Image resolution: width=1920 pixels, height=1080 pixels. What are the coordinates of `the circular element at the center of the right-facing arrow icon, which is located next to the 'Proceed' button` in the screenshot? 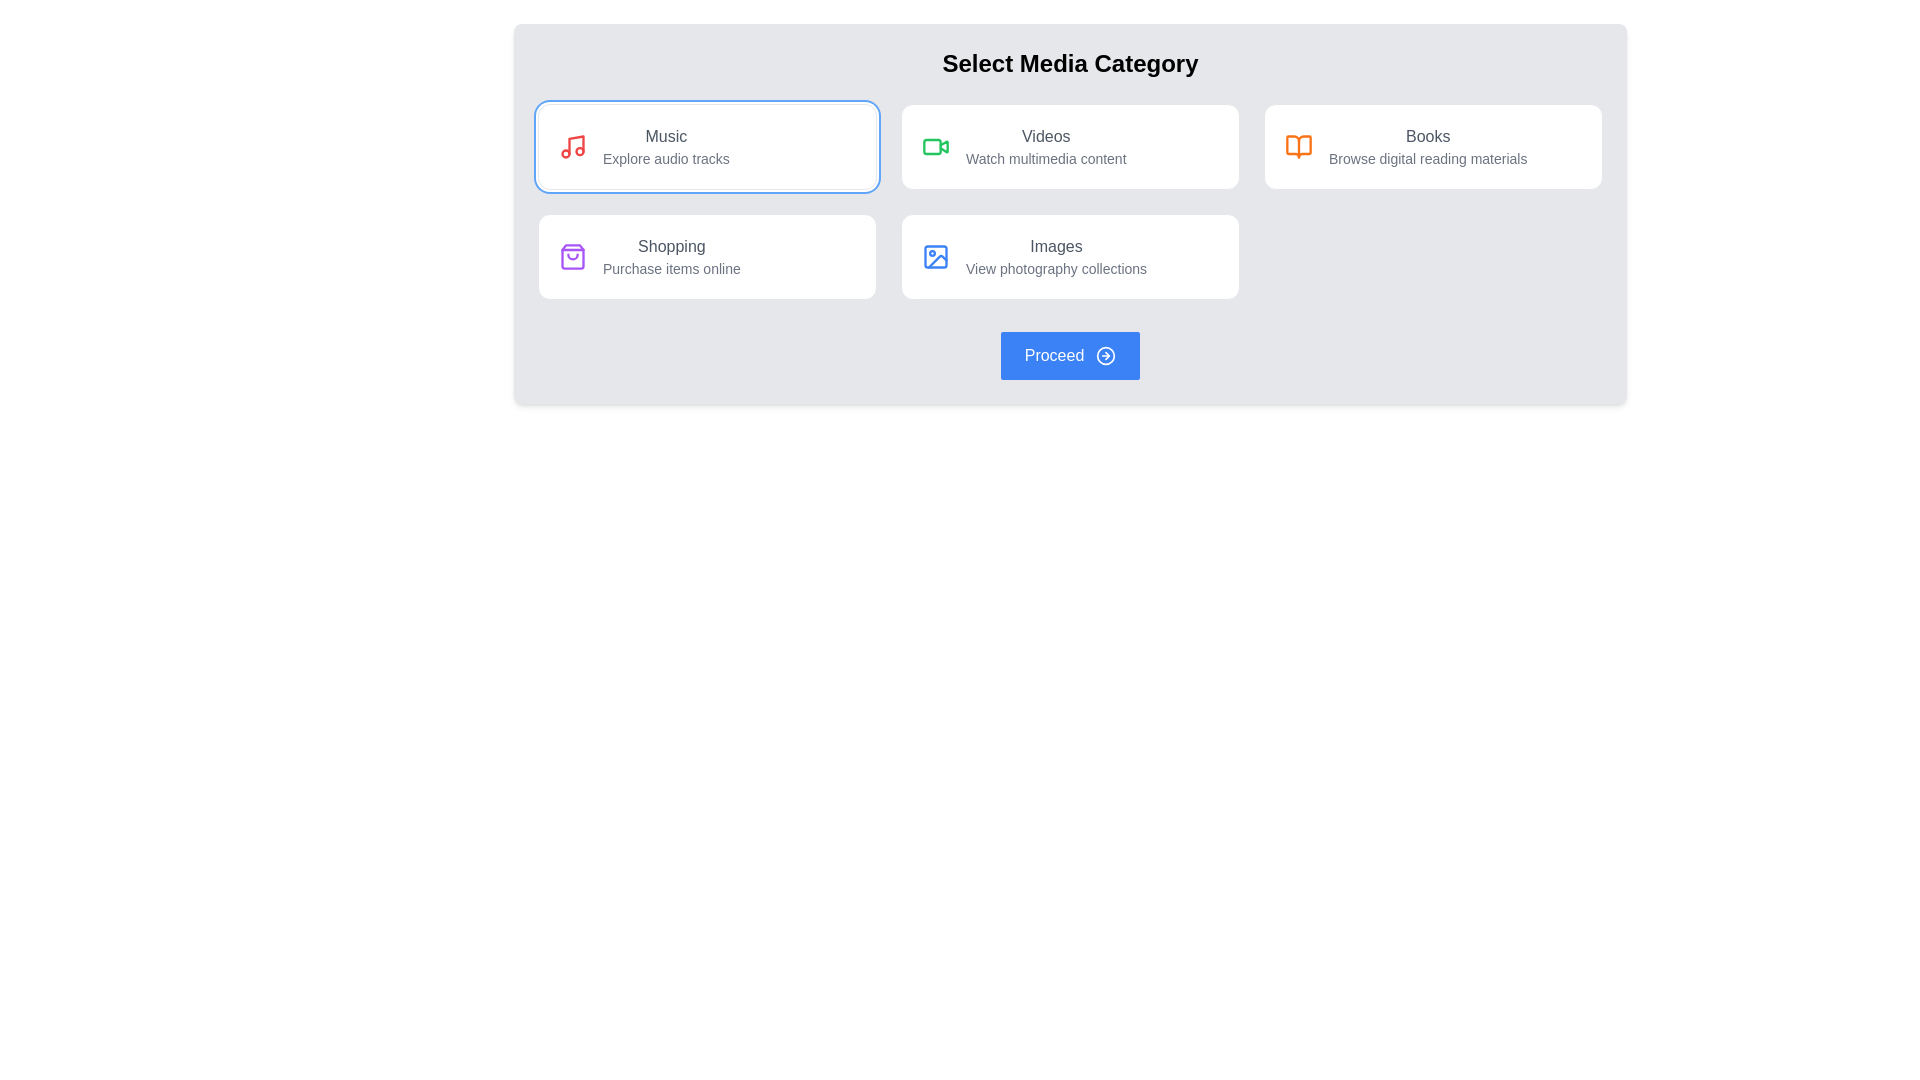 It's located at (1105, 354).